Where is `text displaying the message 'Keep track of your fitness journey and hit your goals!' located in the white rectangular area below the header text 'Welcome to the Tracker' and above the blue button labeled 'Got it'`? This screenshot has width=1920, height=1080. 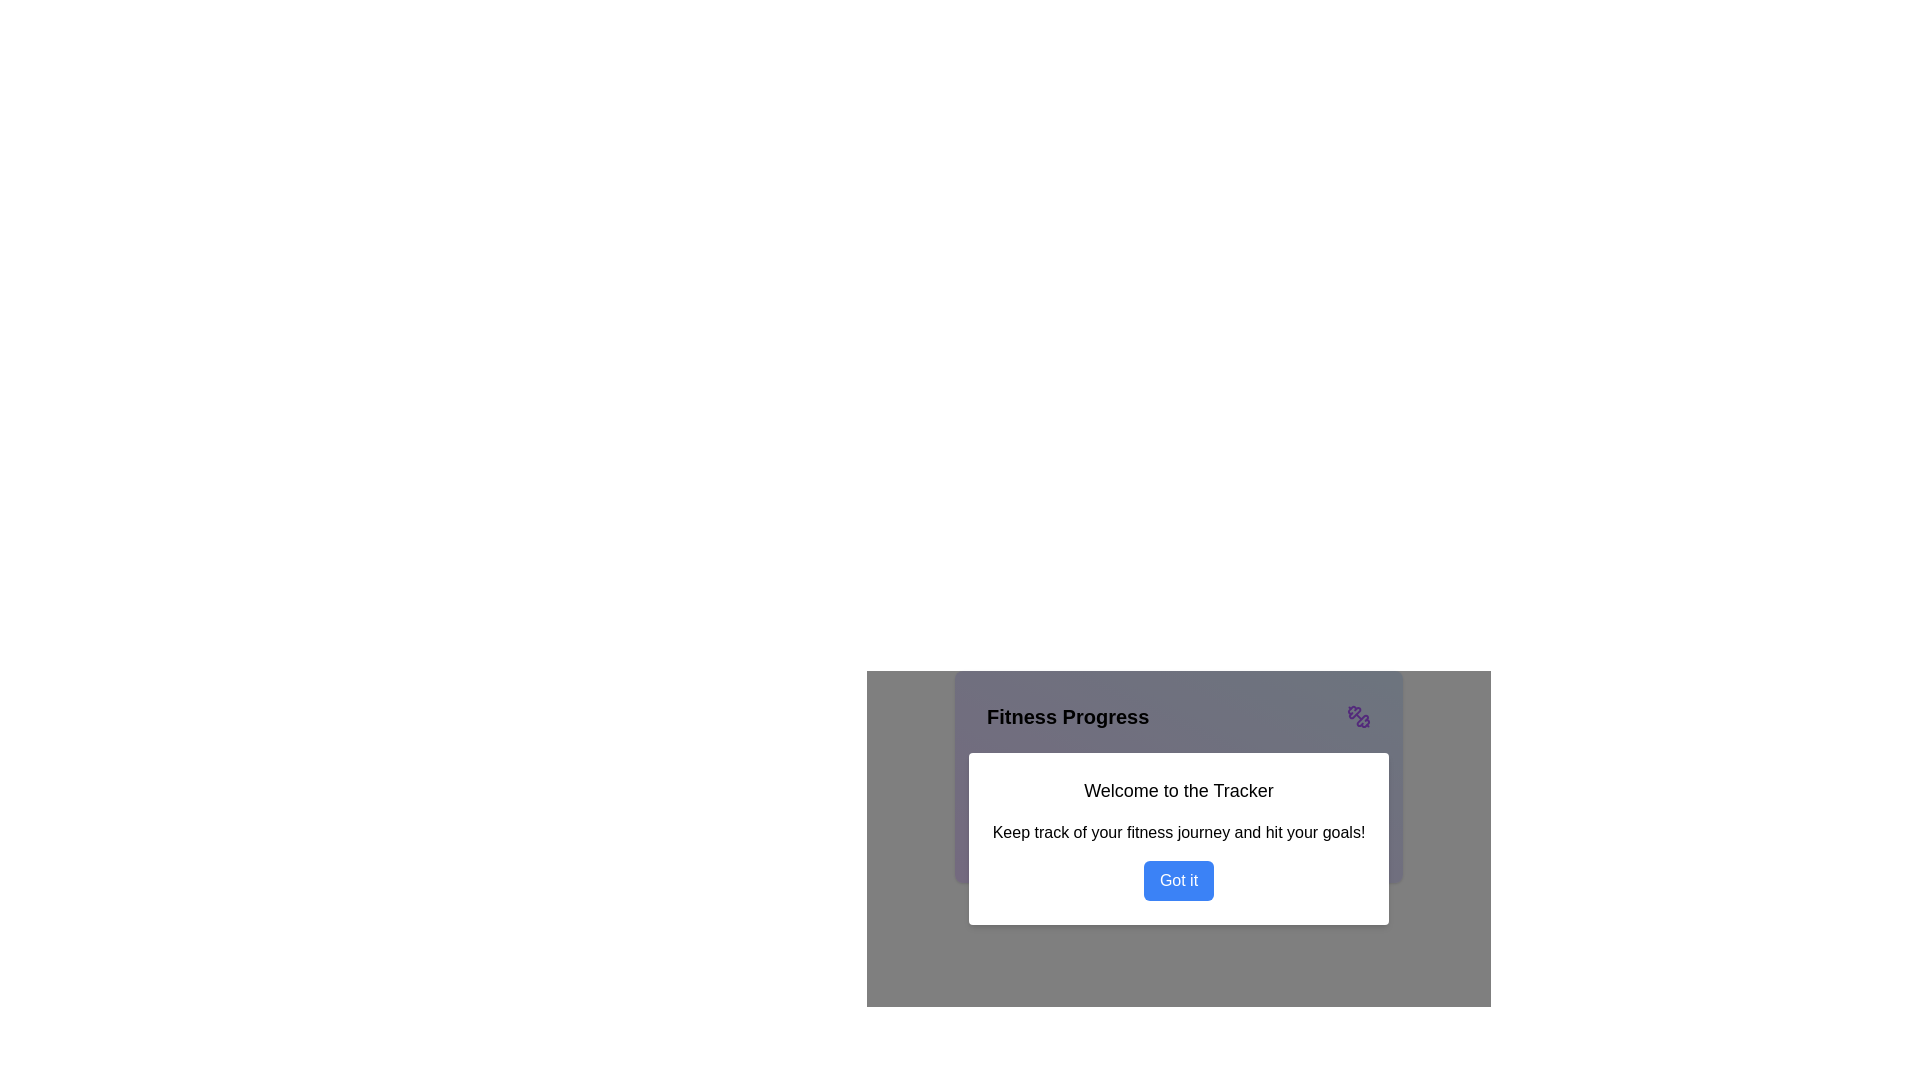 text displaying the message 'Keep track of your fitness journey and hit your goals!' located in the white rectangular area below the header text 'Welcome to the Tracker' and above the blue button labeled 'Got it' is located at coordinates (1179, 833).